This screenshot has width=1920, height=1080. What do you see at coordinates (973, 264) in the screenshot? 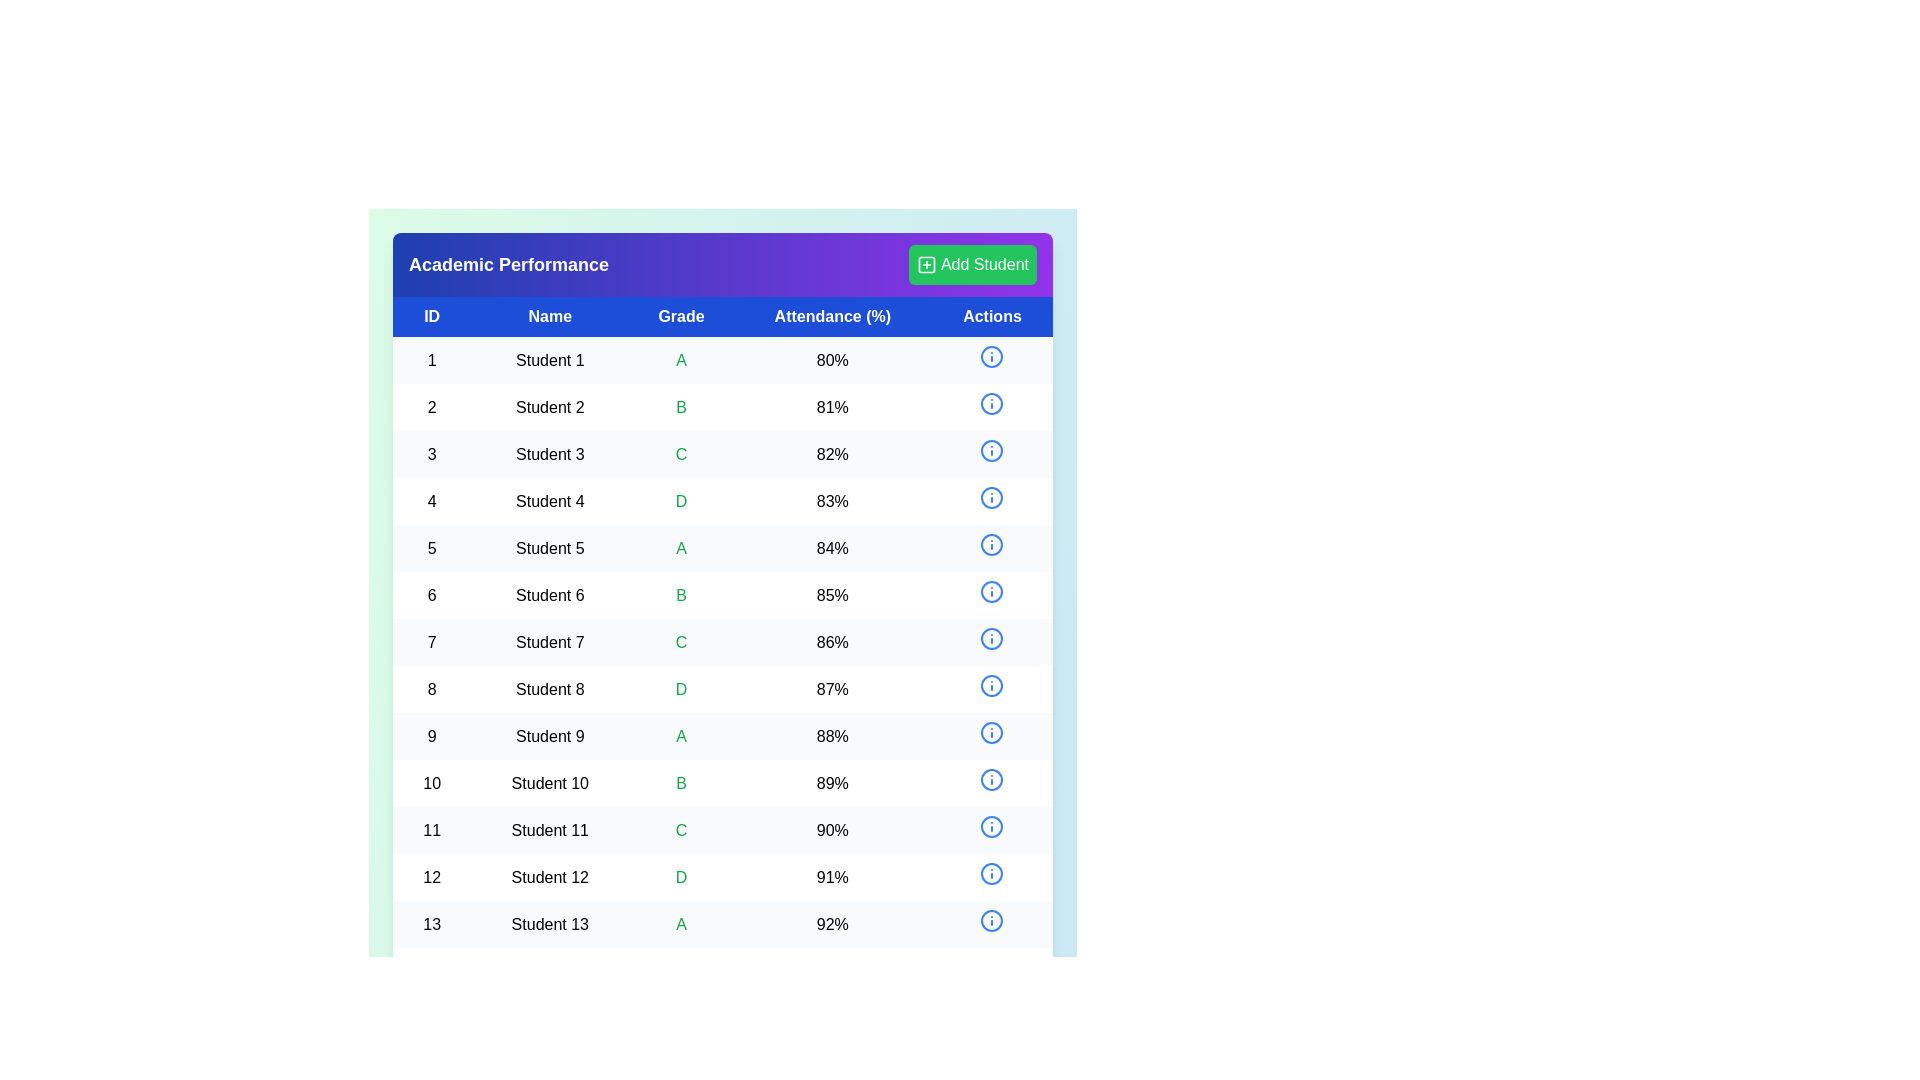
I see `the 'Add Student' button to add a new student` at bounding box center [973, 264].